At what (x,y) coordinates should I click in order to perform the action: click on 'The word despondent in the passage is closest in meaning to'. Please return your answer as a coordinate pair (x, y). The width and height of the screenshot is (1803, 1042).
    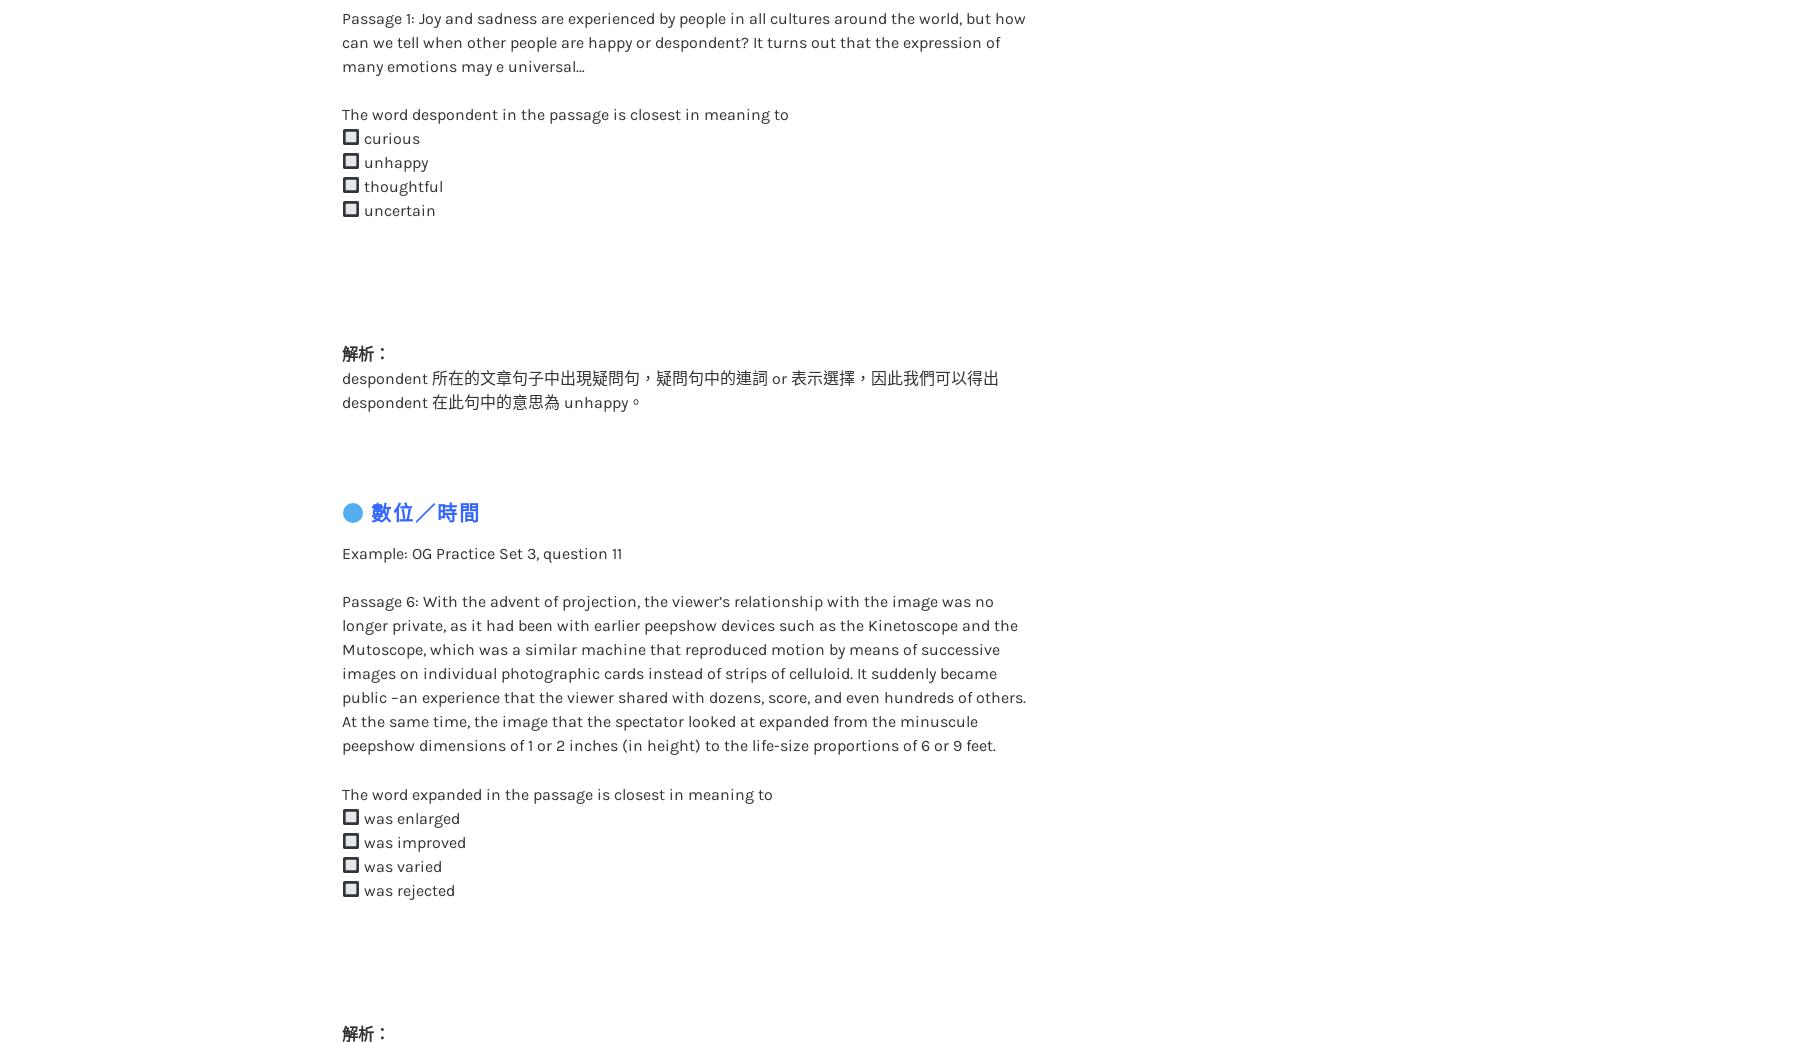
    Looking at the image, I should click on (563, 72).